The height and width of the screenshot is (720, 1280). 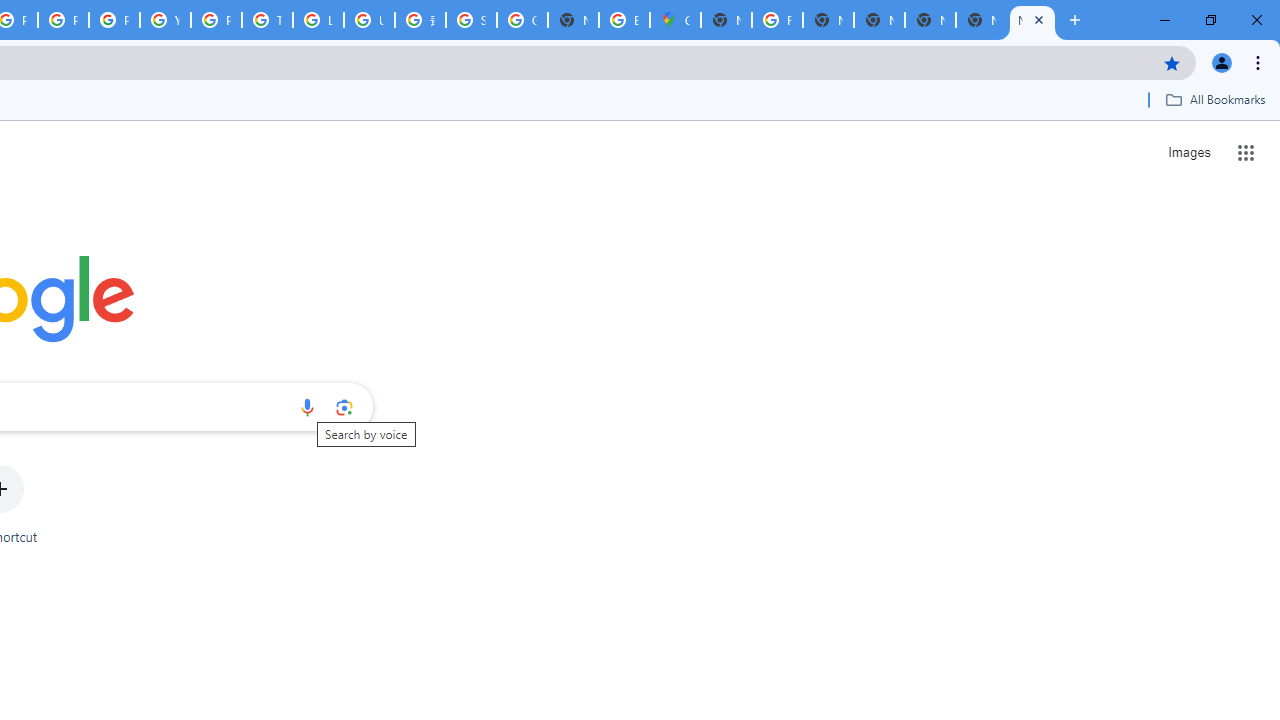 What do you see at coordinates (981, 20) in the screenshot?
I see `'New Tab'` at bounding box center [981, 20].